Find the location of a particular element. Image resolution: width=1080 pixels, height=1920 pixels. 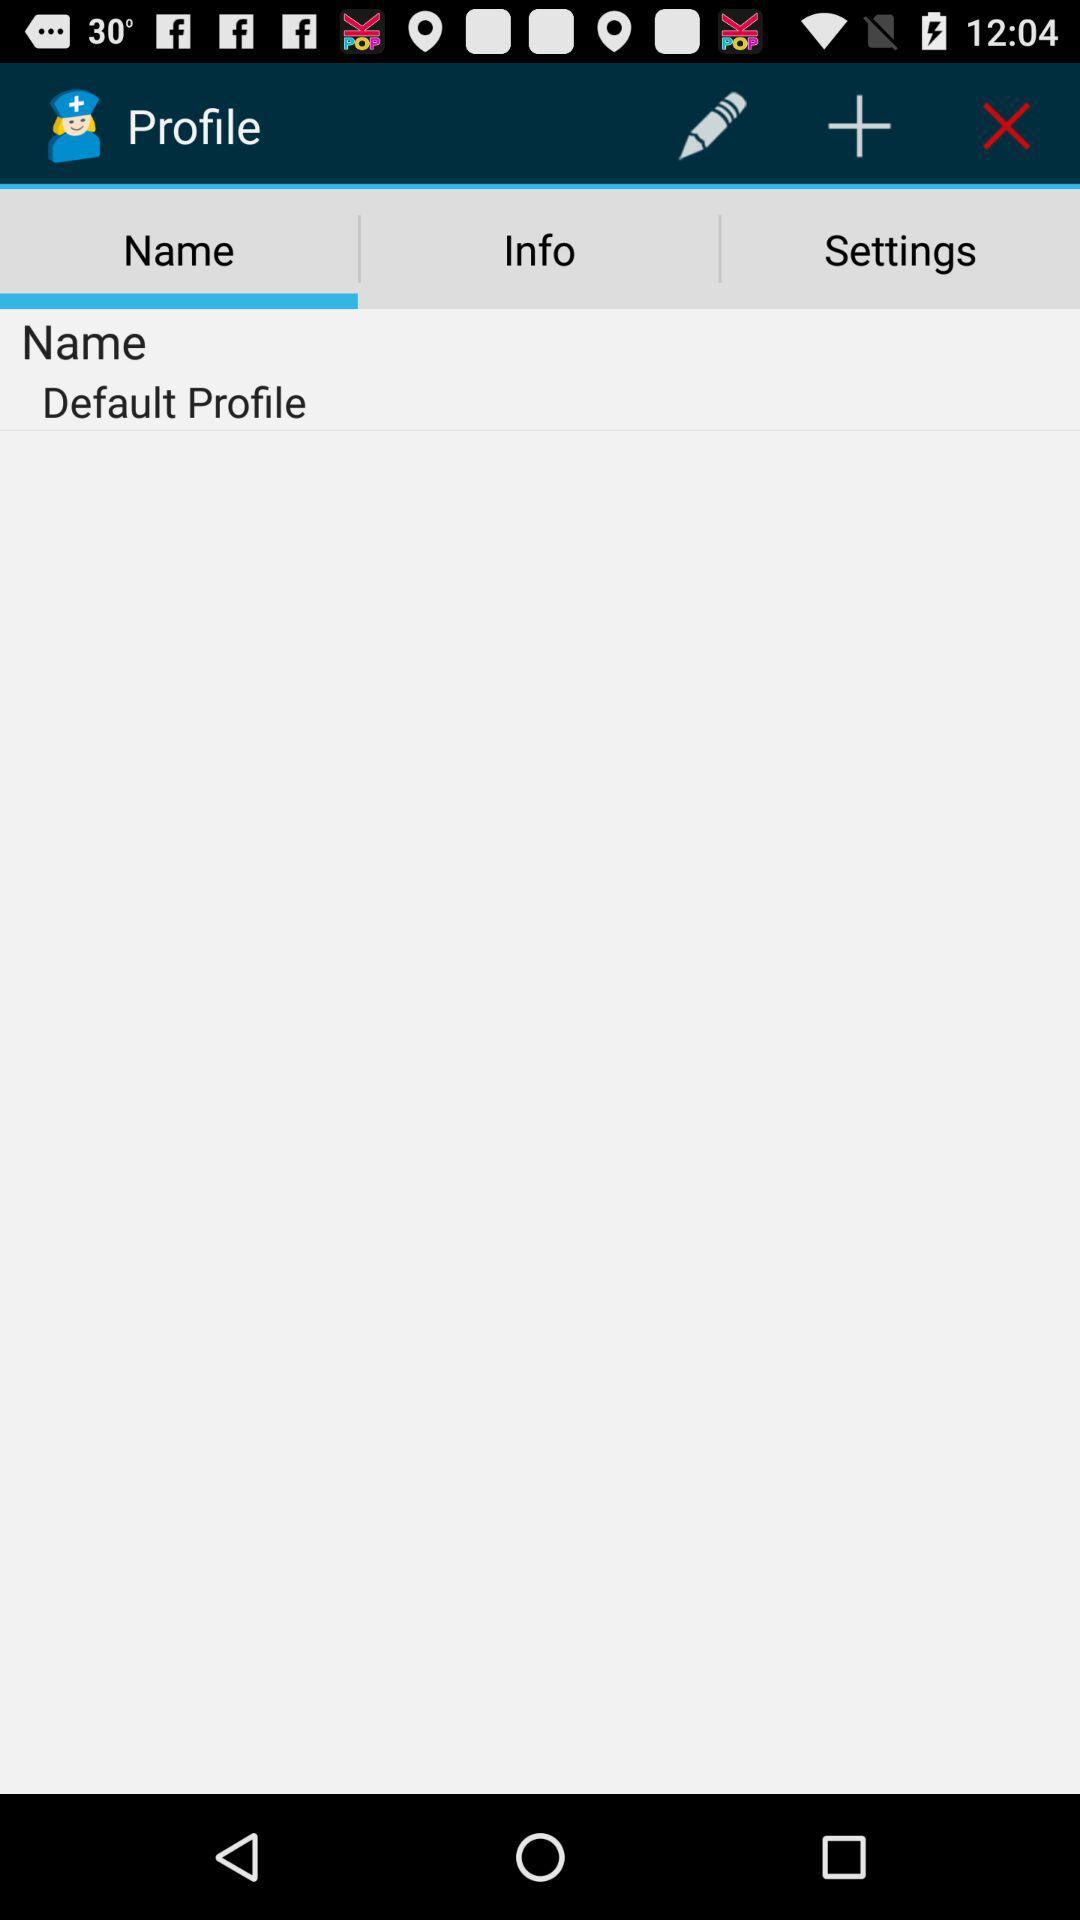

item to the right of name icon is located at coordinates (711, 124).